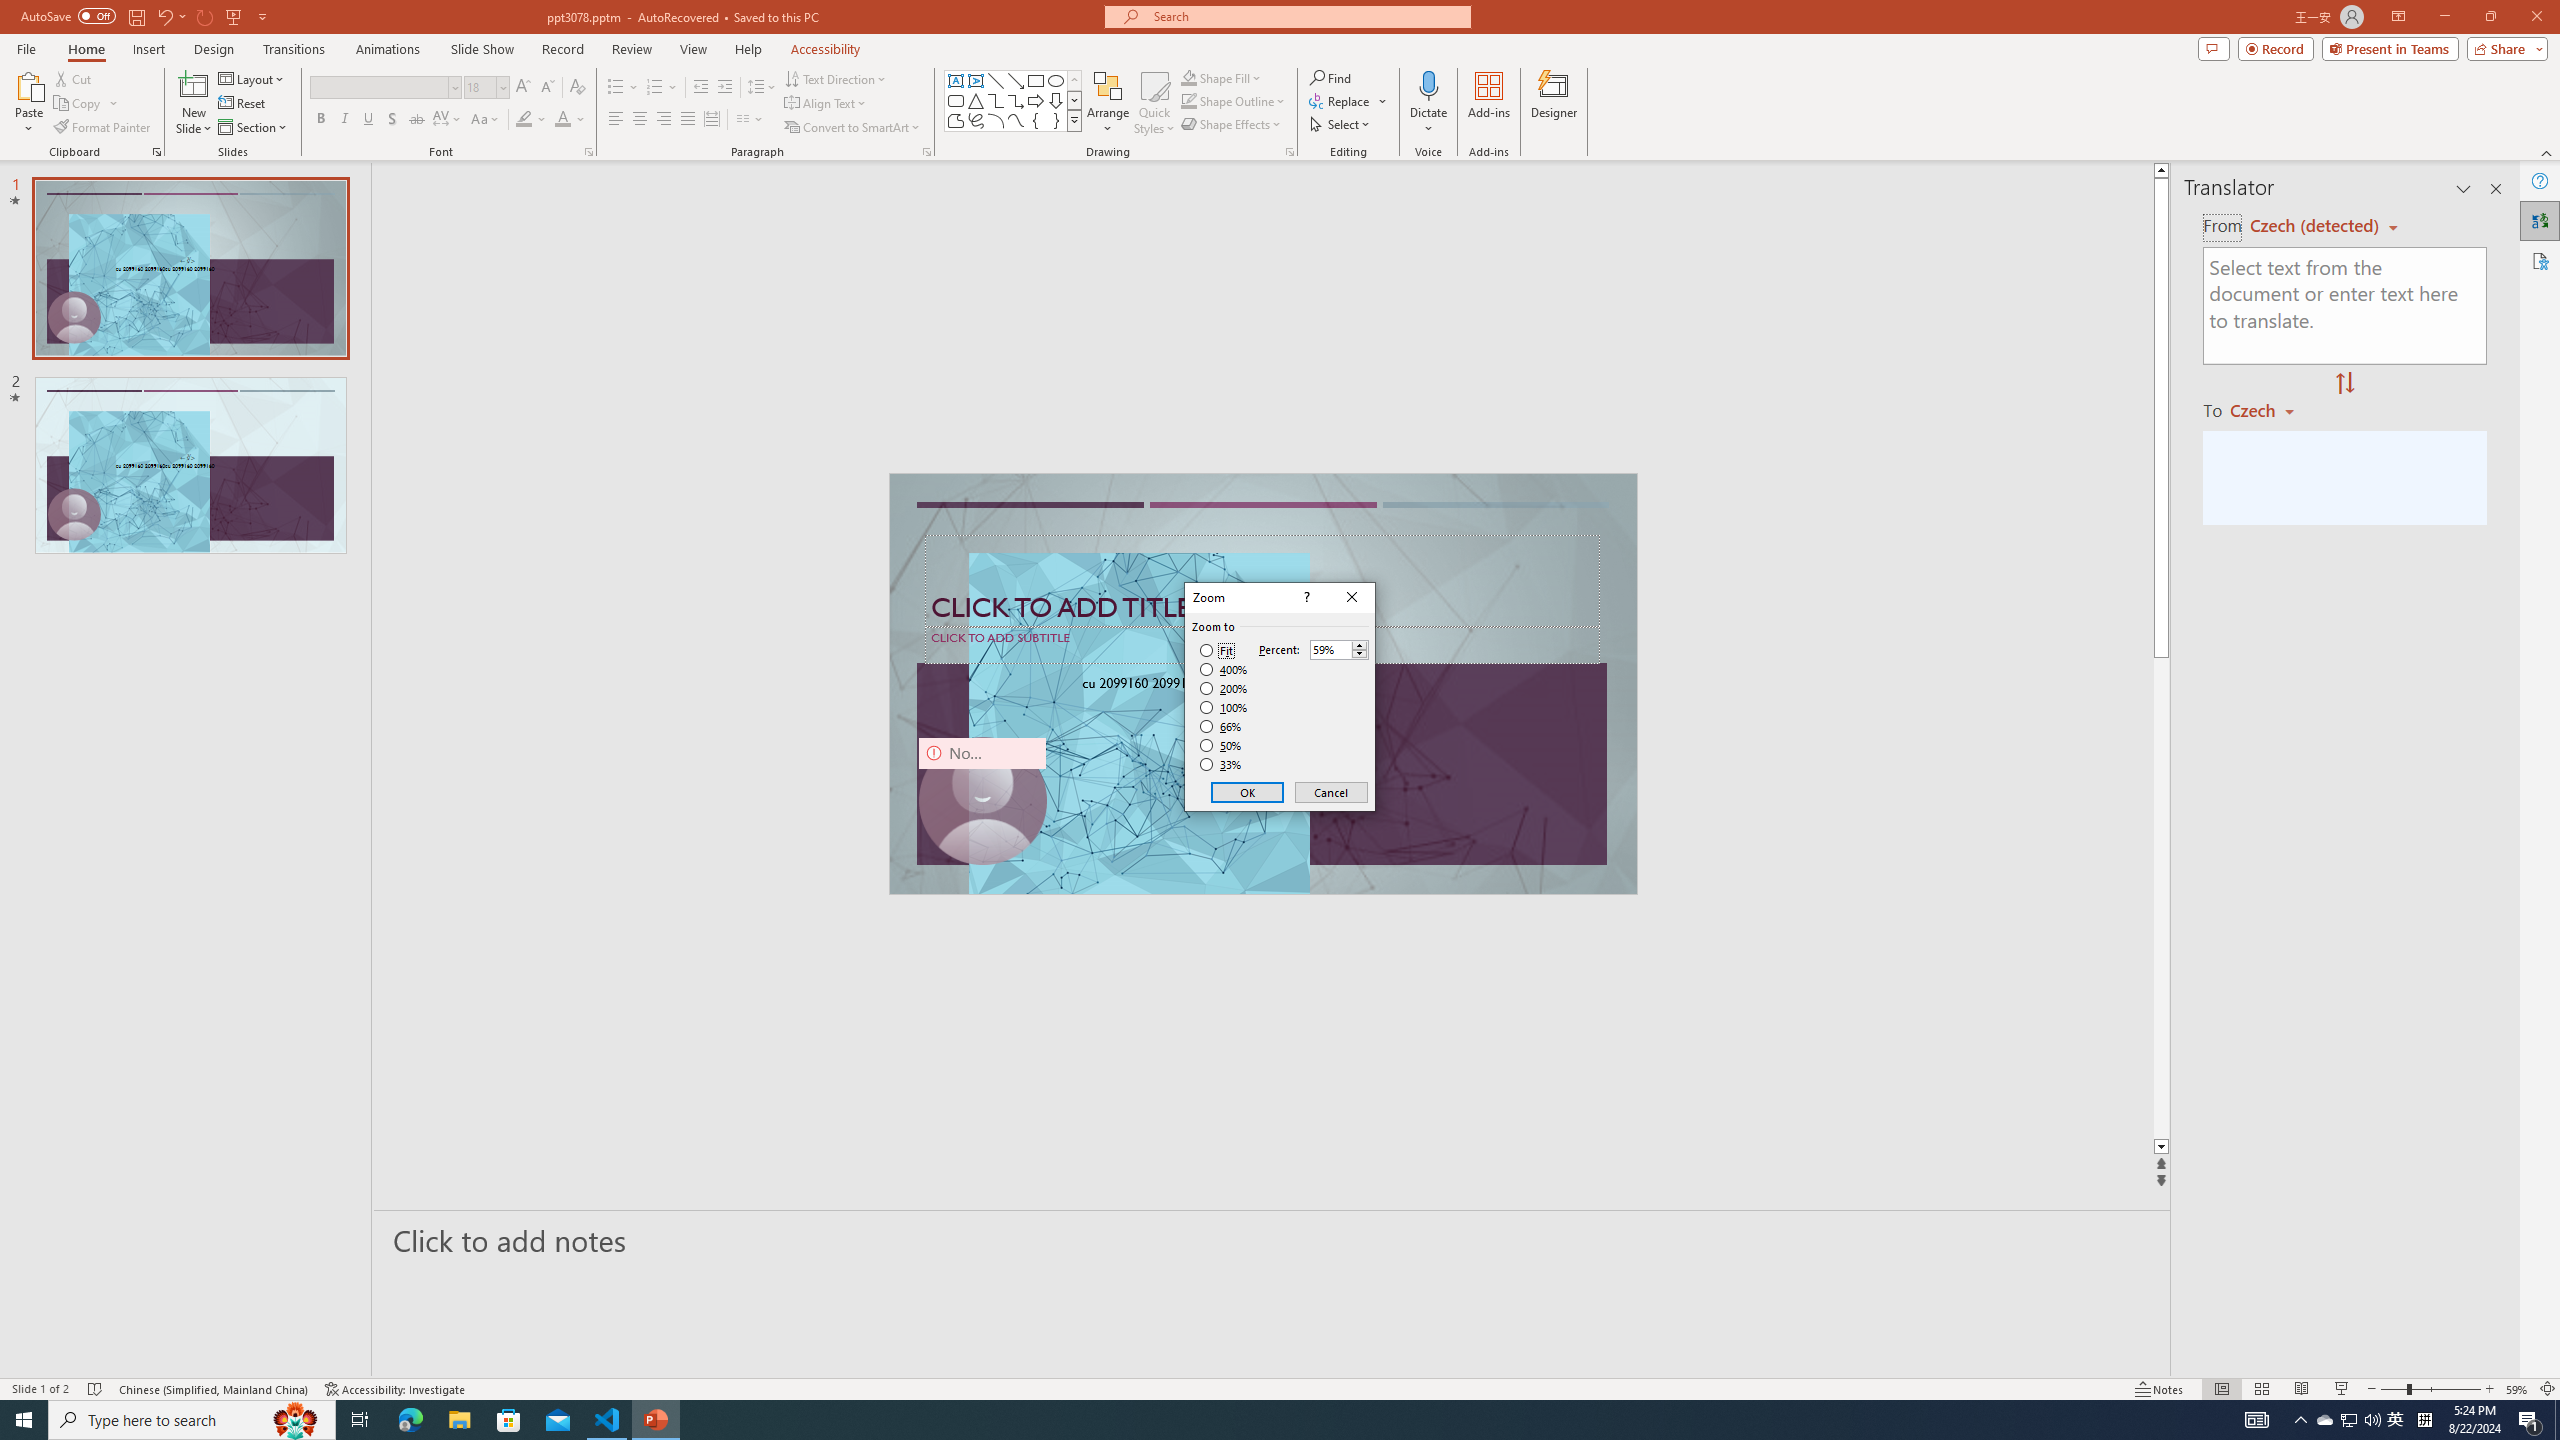 This screenshot has height=1440, width=2560. I want to click on 'Czech', so click(2270, 409).